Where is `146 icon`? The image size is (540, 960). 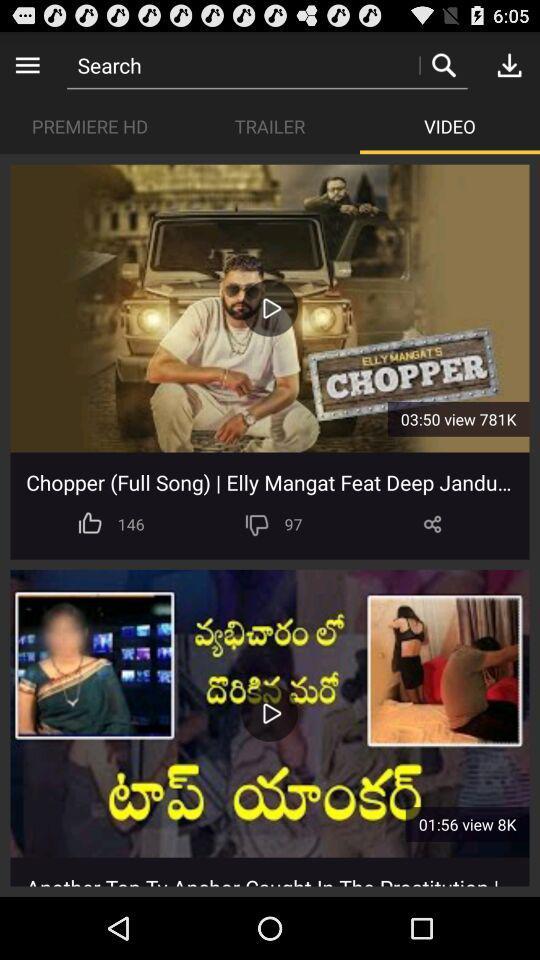 146 icon is located at coordinates (131, 523).